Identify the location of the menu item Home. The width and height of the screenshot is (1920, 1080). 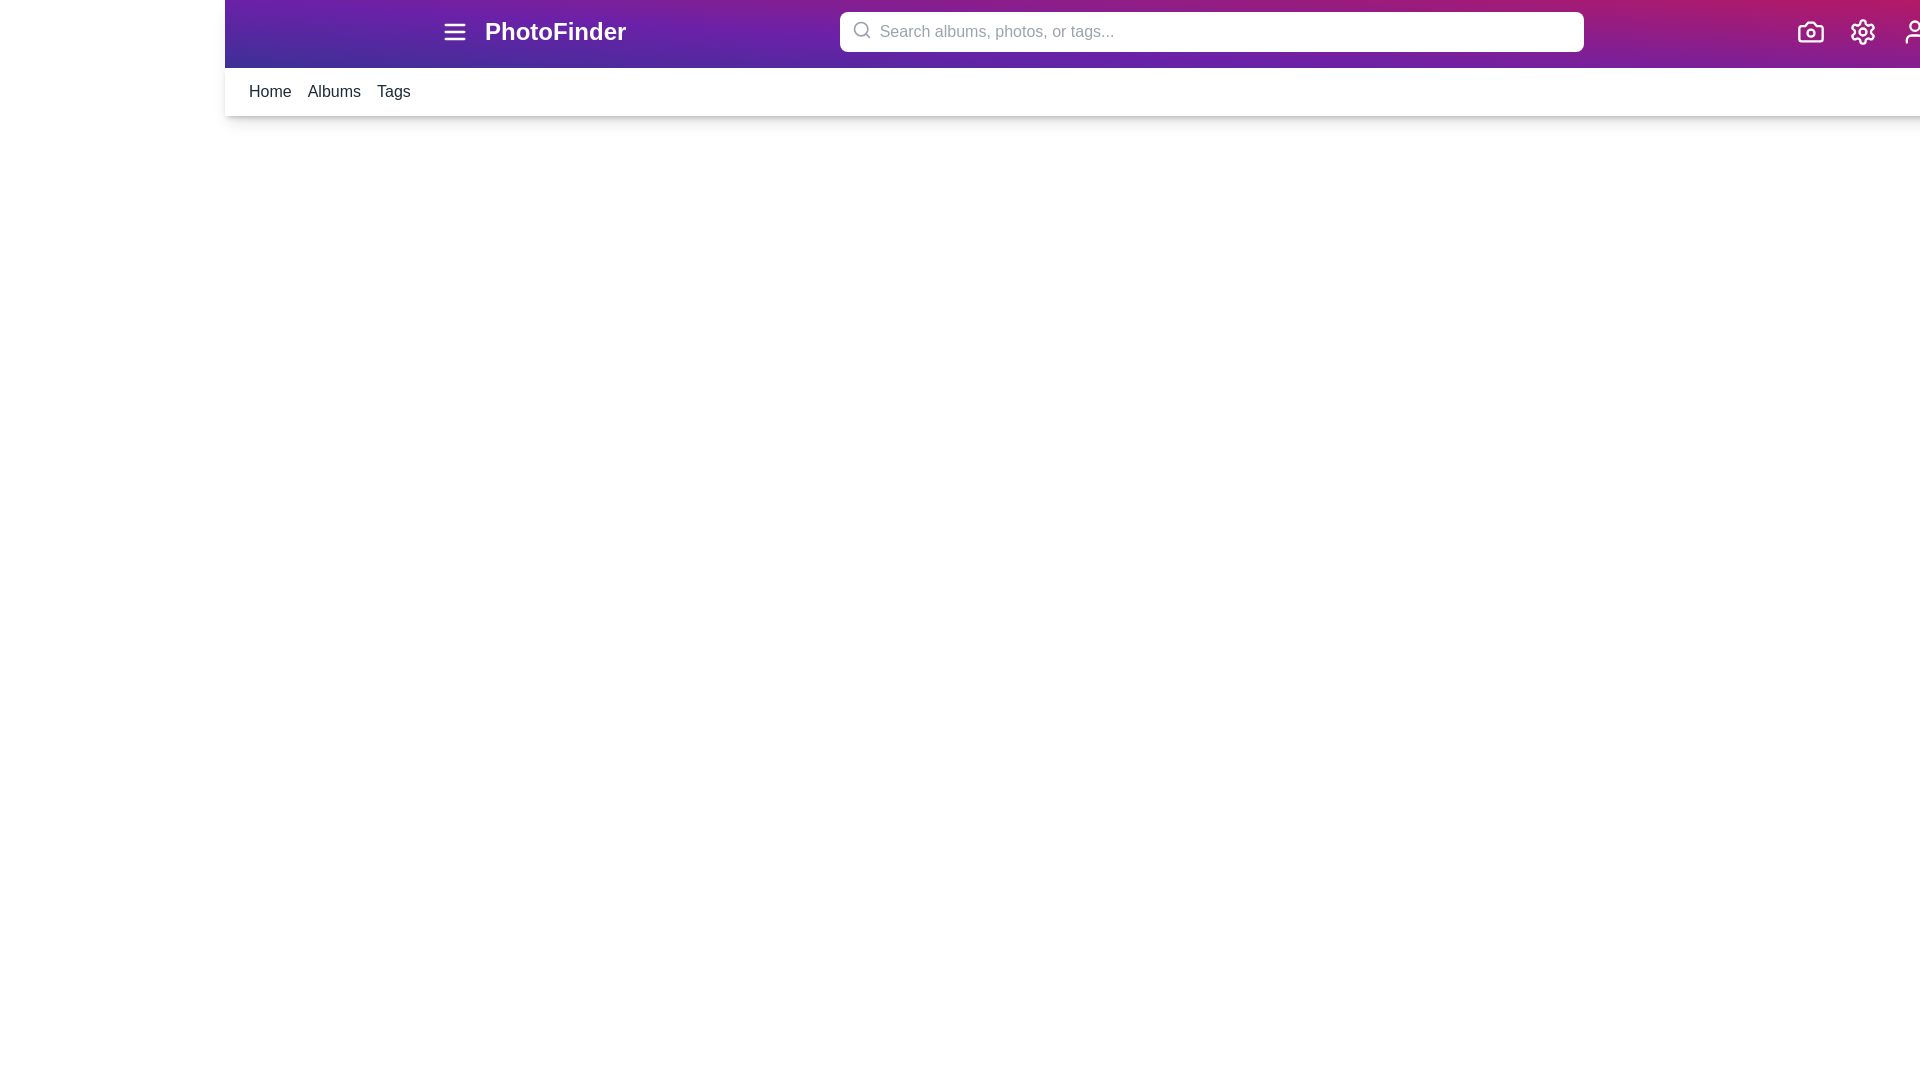
(268, 92).